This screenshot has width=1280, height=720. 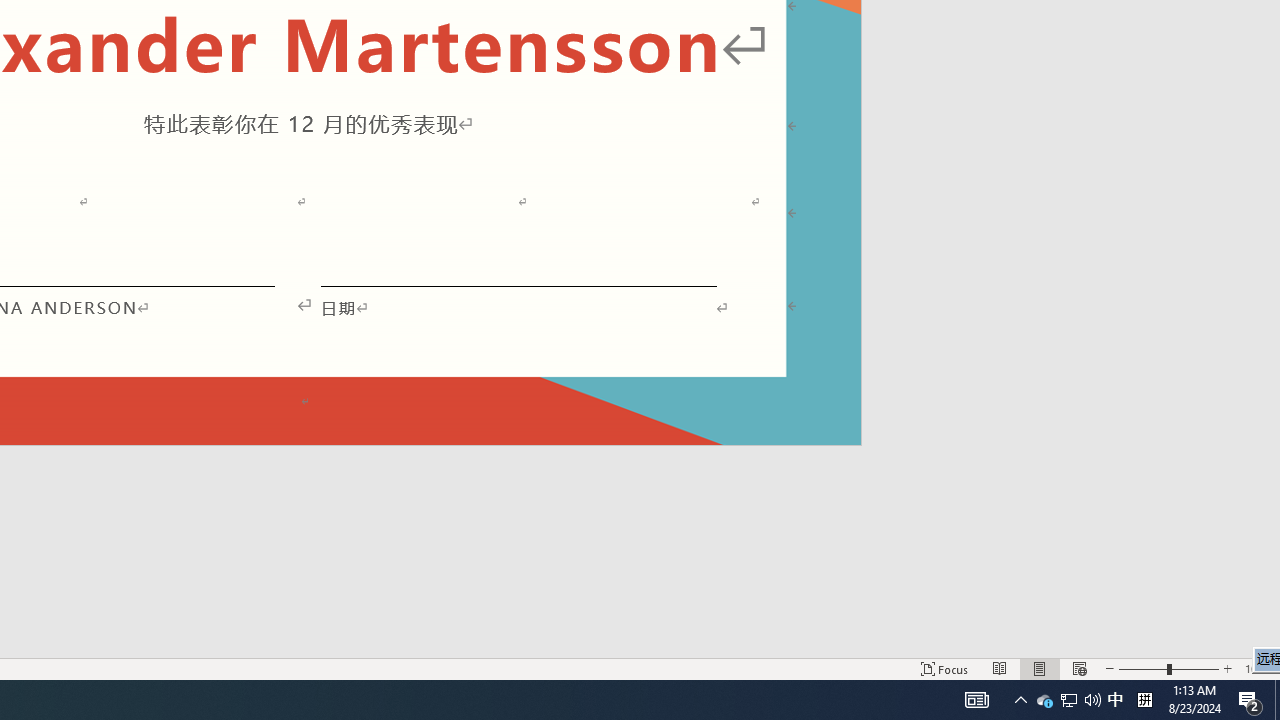 What do you see at coordinates (1040, 669) in the screenshot?
I see `'Print Layout'` at bounding box center [1040, 669].